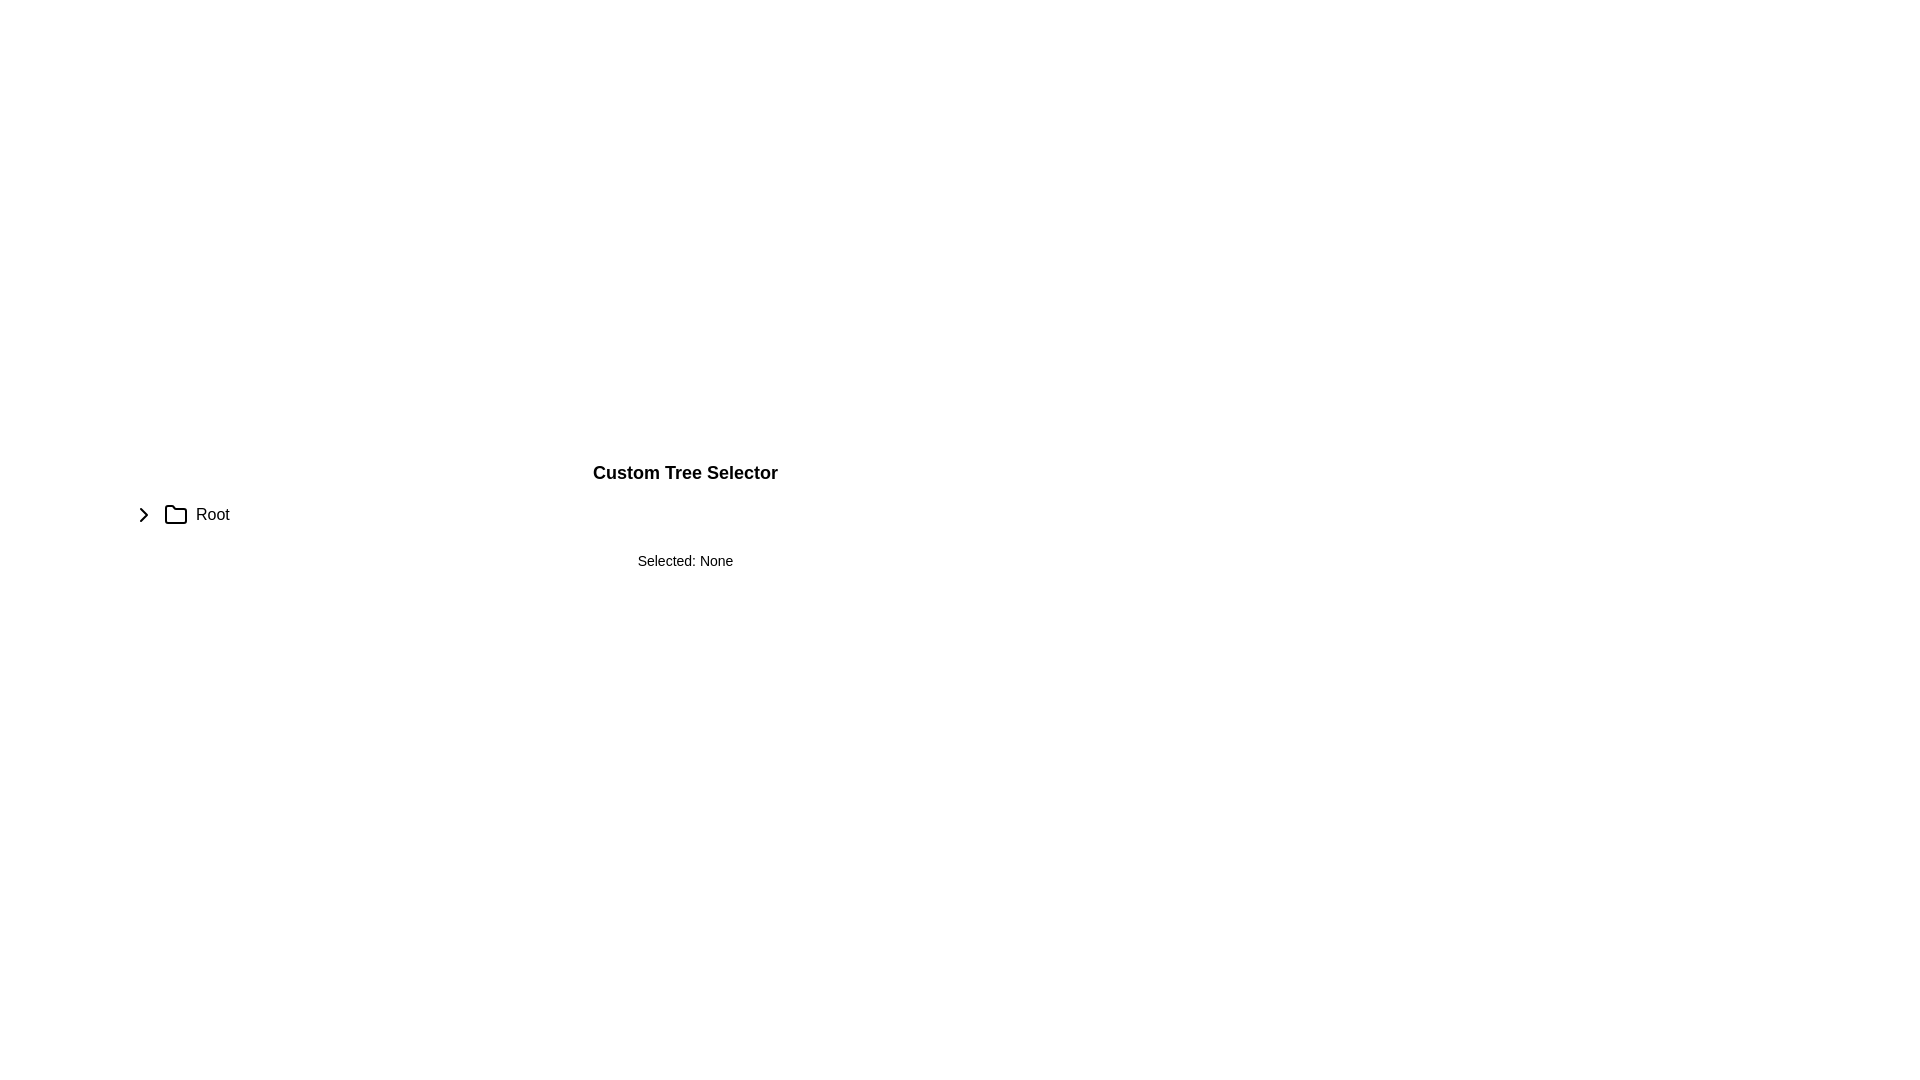 This screenshot has height=1080, width=1920. I want to click on the minimalist folder icon outlined with a thin border, located between the triangular arrow icon and the text 'Root', so click(176, 514).